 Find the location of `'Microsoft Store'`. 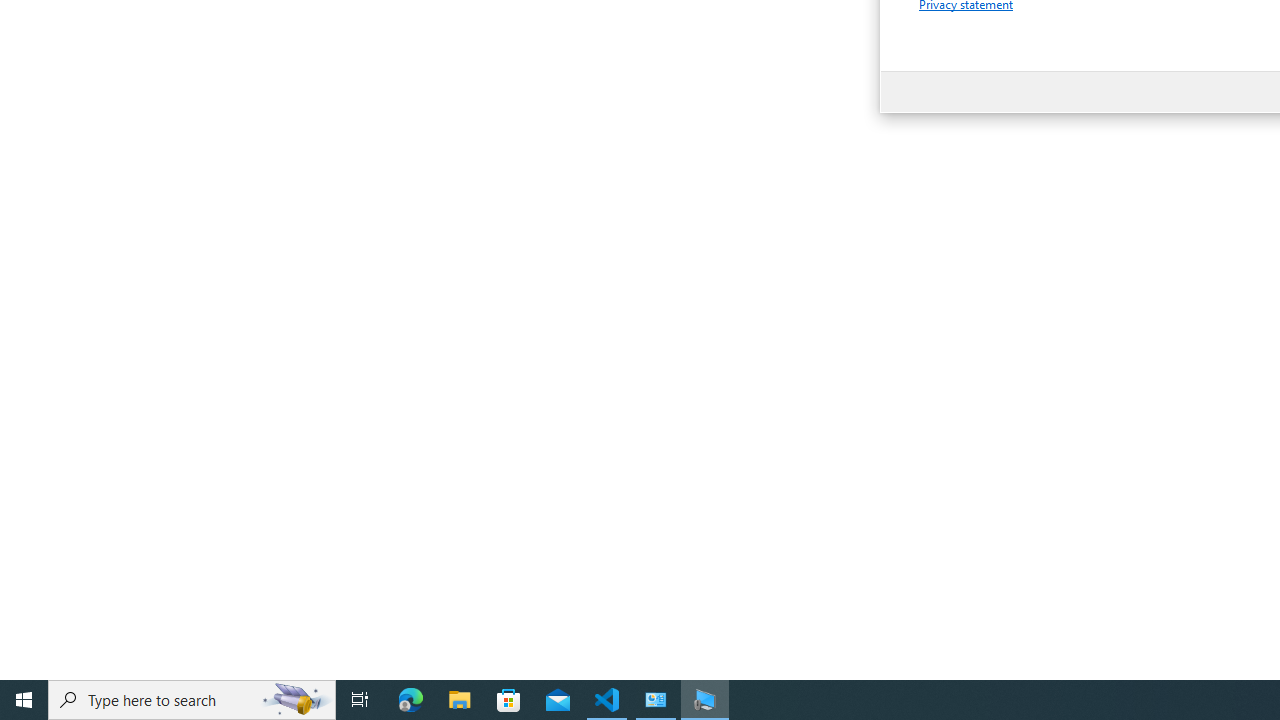

'Microsoft Store' is located at coordinates (509, 698).